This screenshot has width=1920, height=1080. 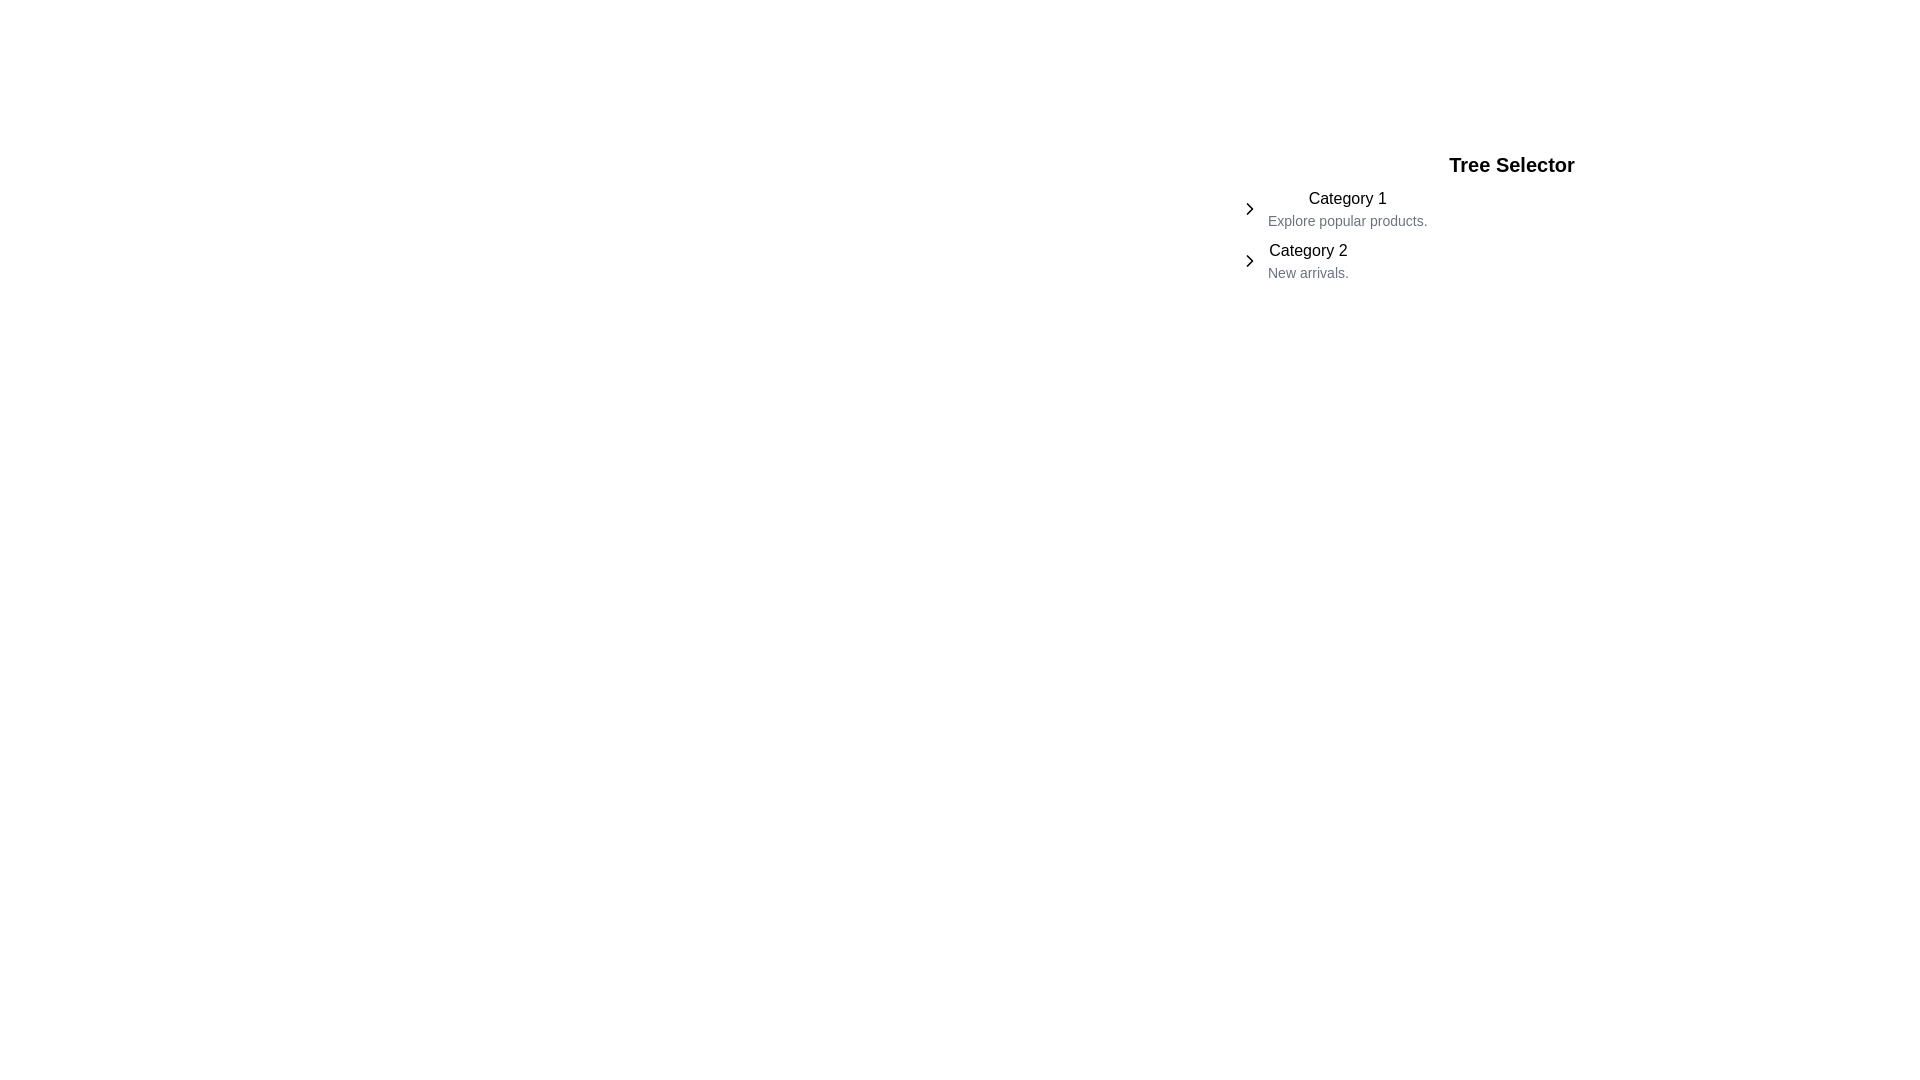 I want to click on the text label displaying 'Category 1', which is positioned above 'Explore popular products.' within the Tree Selector section, so click(x=1347, y=198).